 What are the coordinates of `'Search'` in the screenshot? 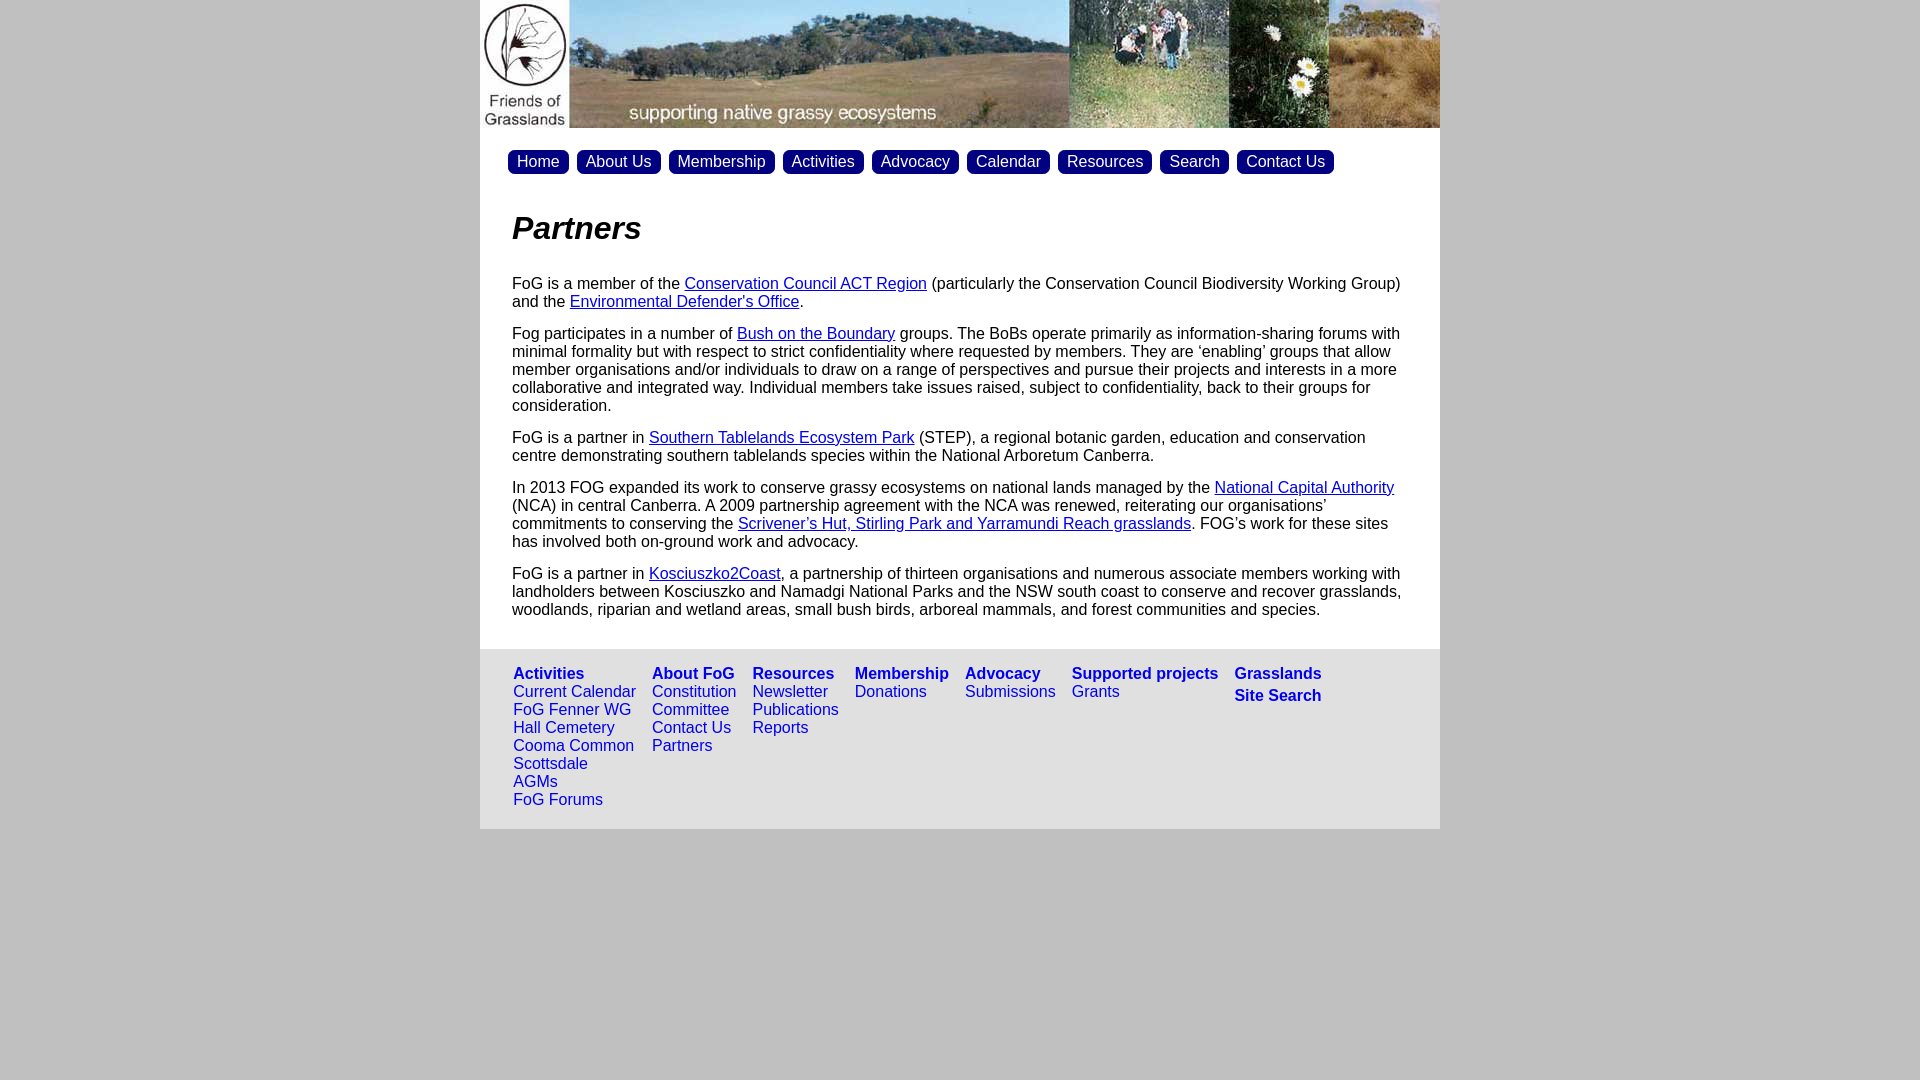 It's located at (1194, 161).